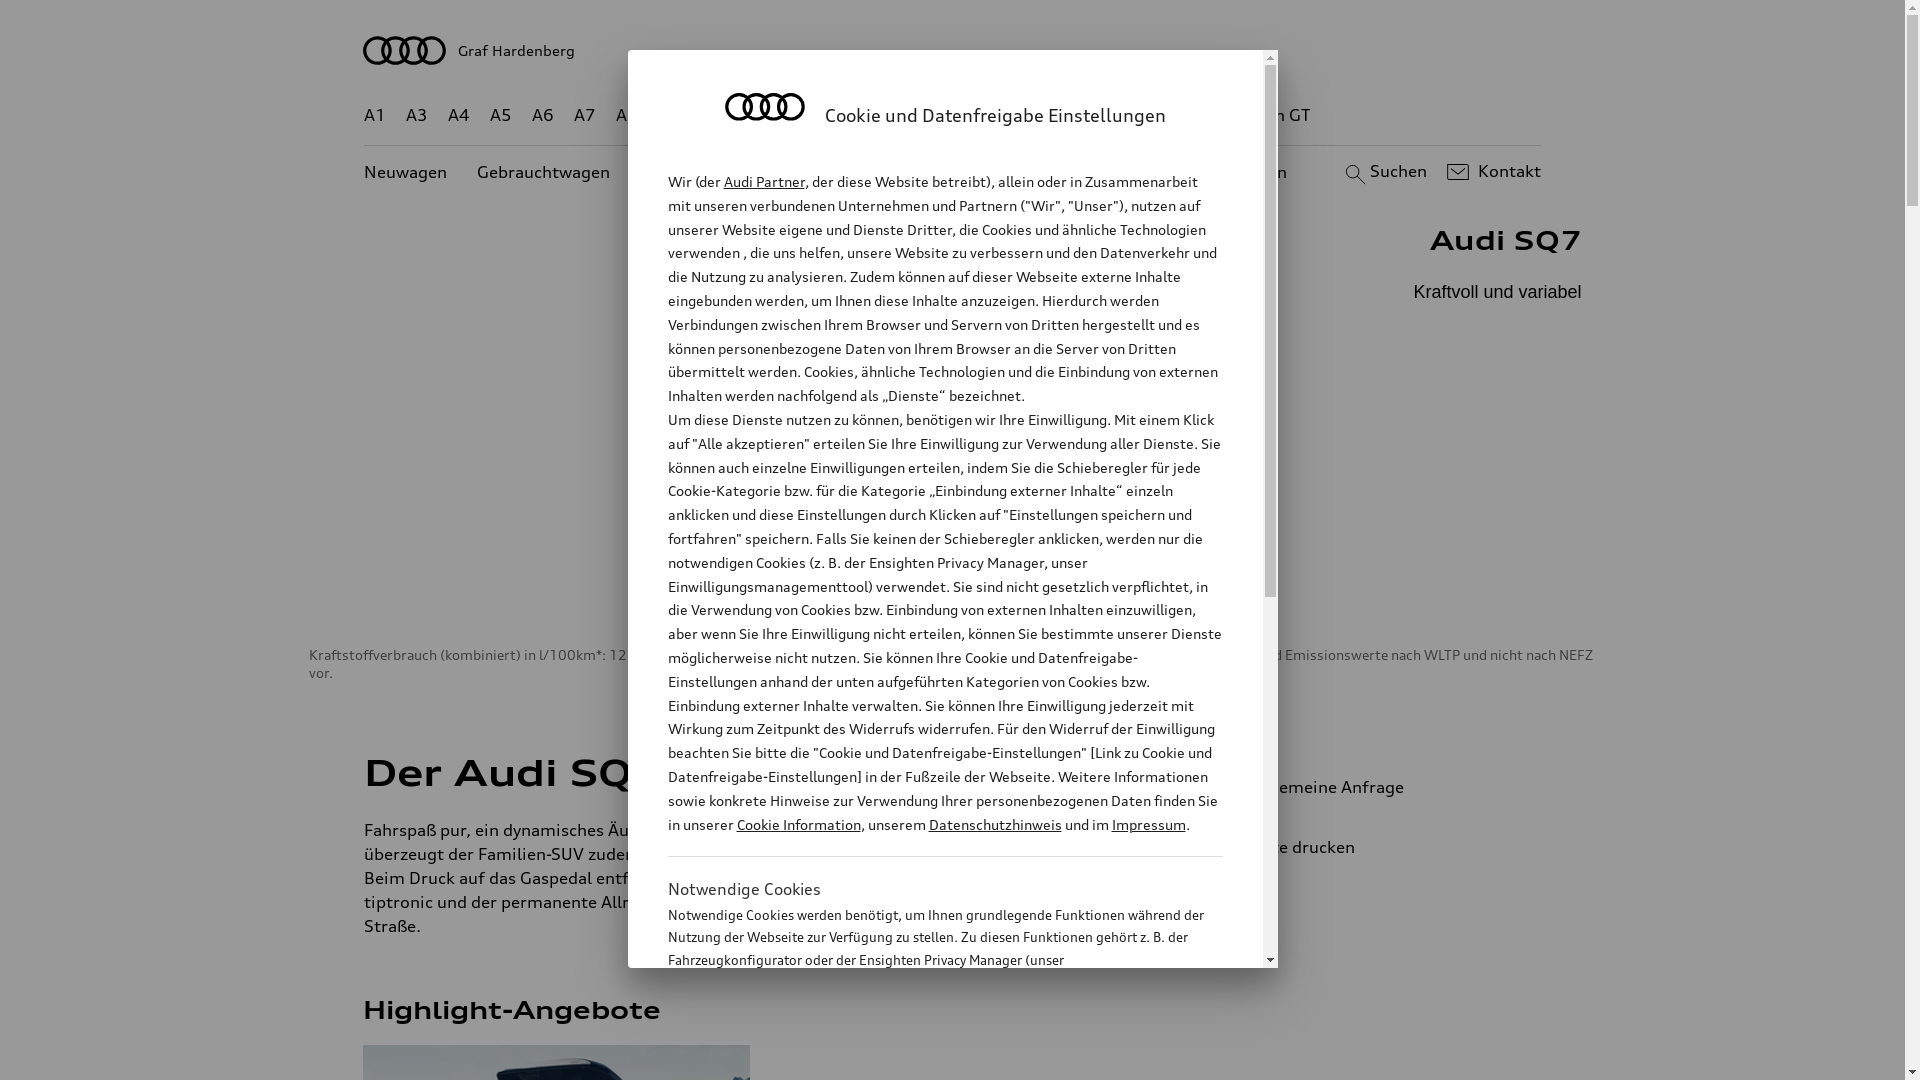 This screenshot has width=1920, height=1080. What do you see at coordinates (475, 171) in the screenshot?
I see `'Gebrauchtwagen'` at bounding box center [475, 171].